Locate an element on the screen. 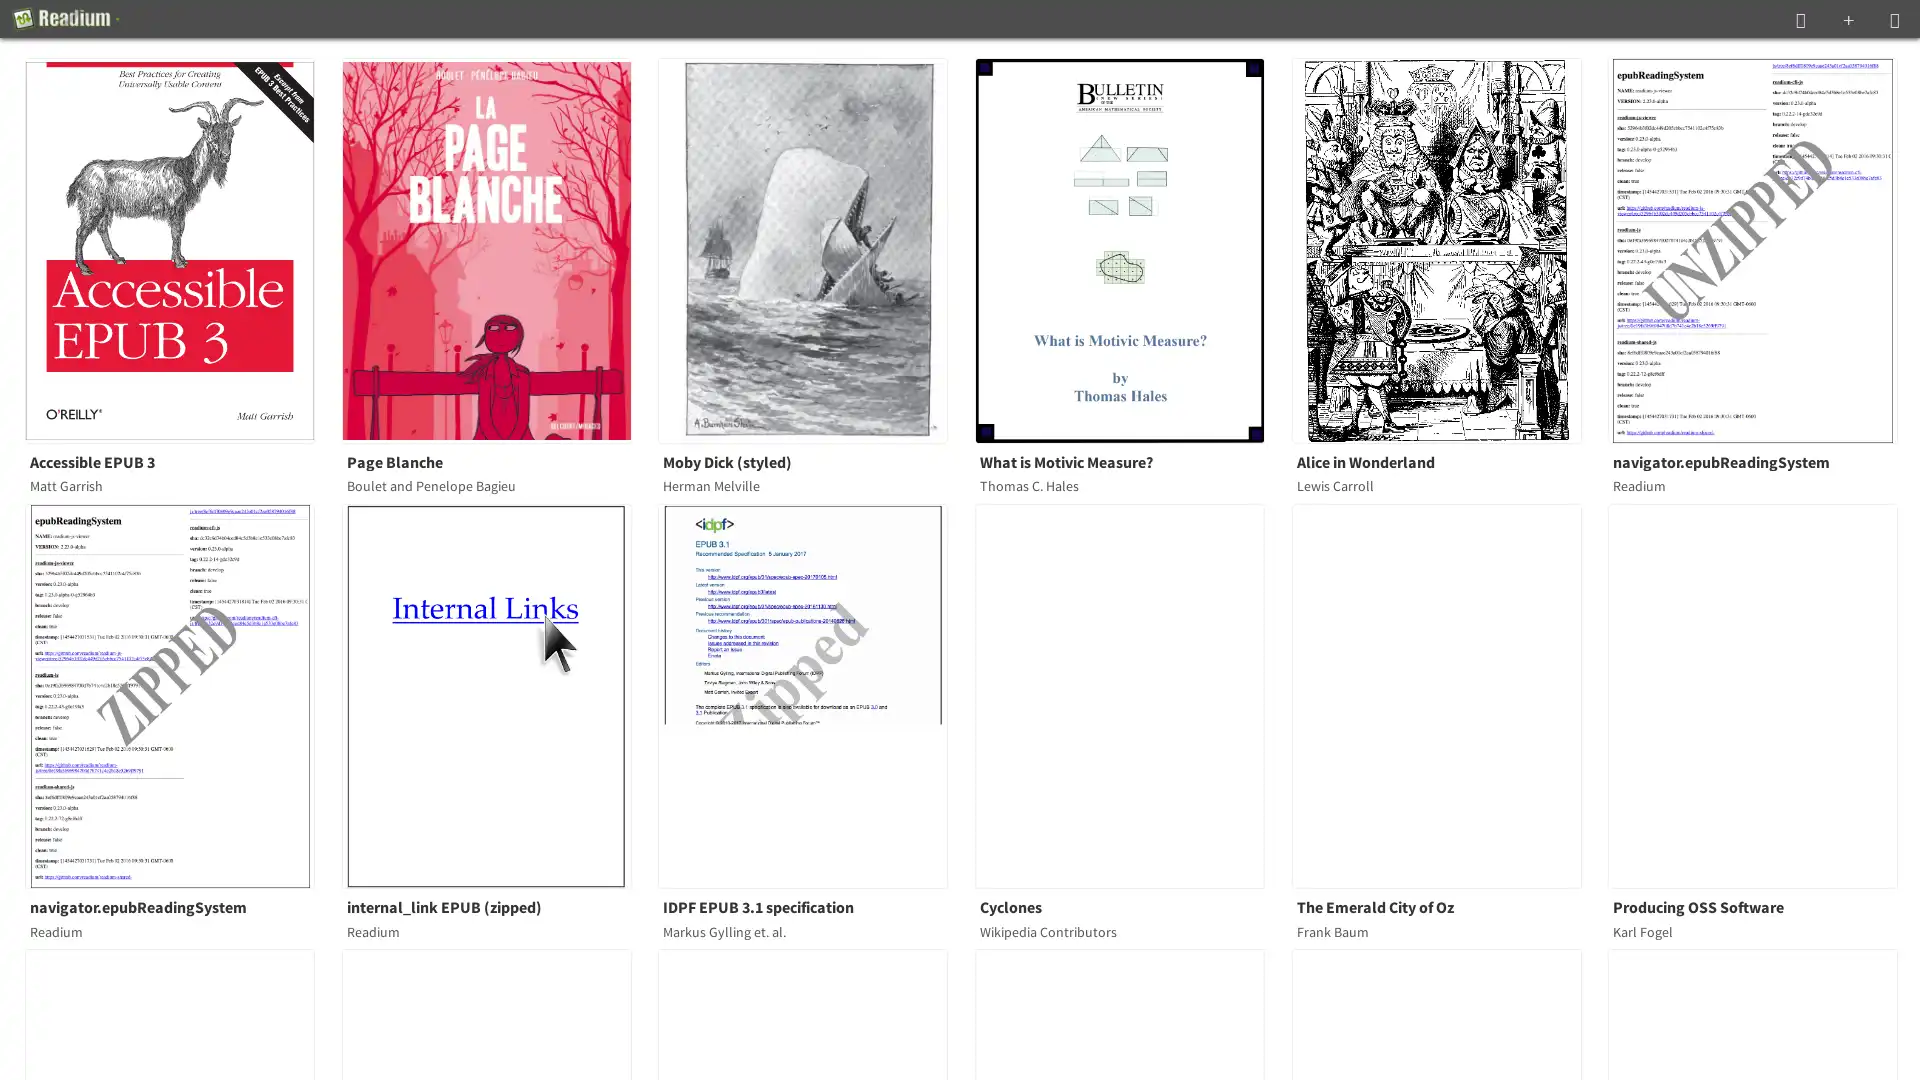 This screenshot has height=1080, width=1920. (3) Moby Dick (styled) is located at coordinates (815, 249).